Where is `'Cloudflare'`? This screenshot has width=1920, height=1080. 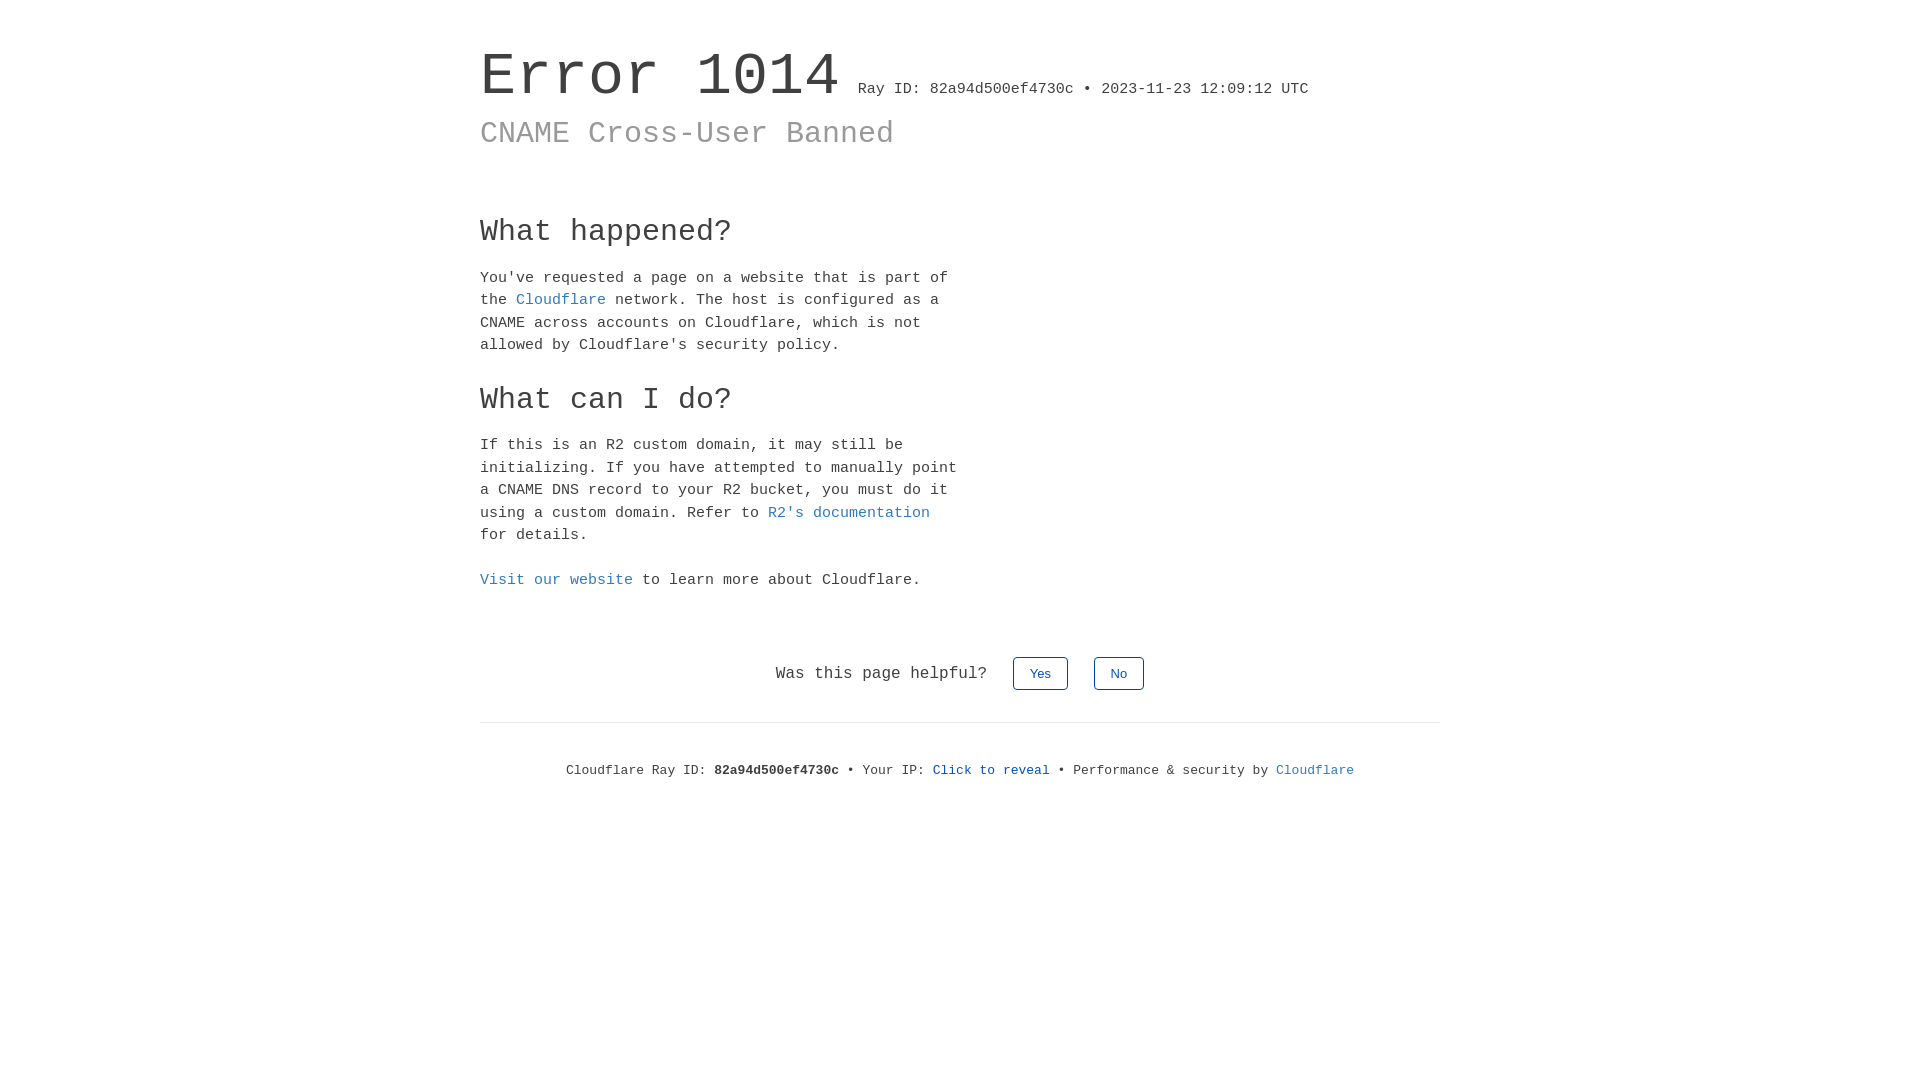
'Cloudflare' is located at coordinates (1315, 768).